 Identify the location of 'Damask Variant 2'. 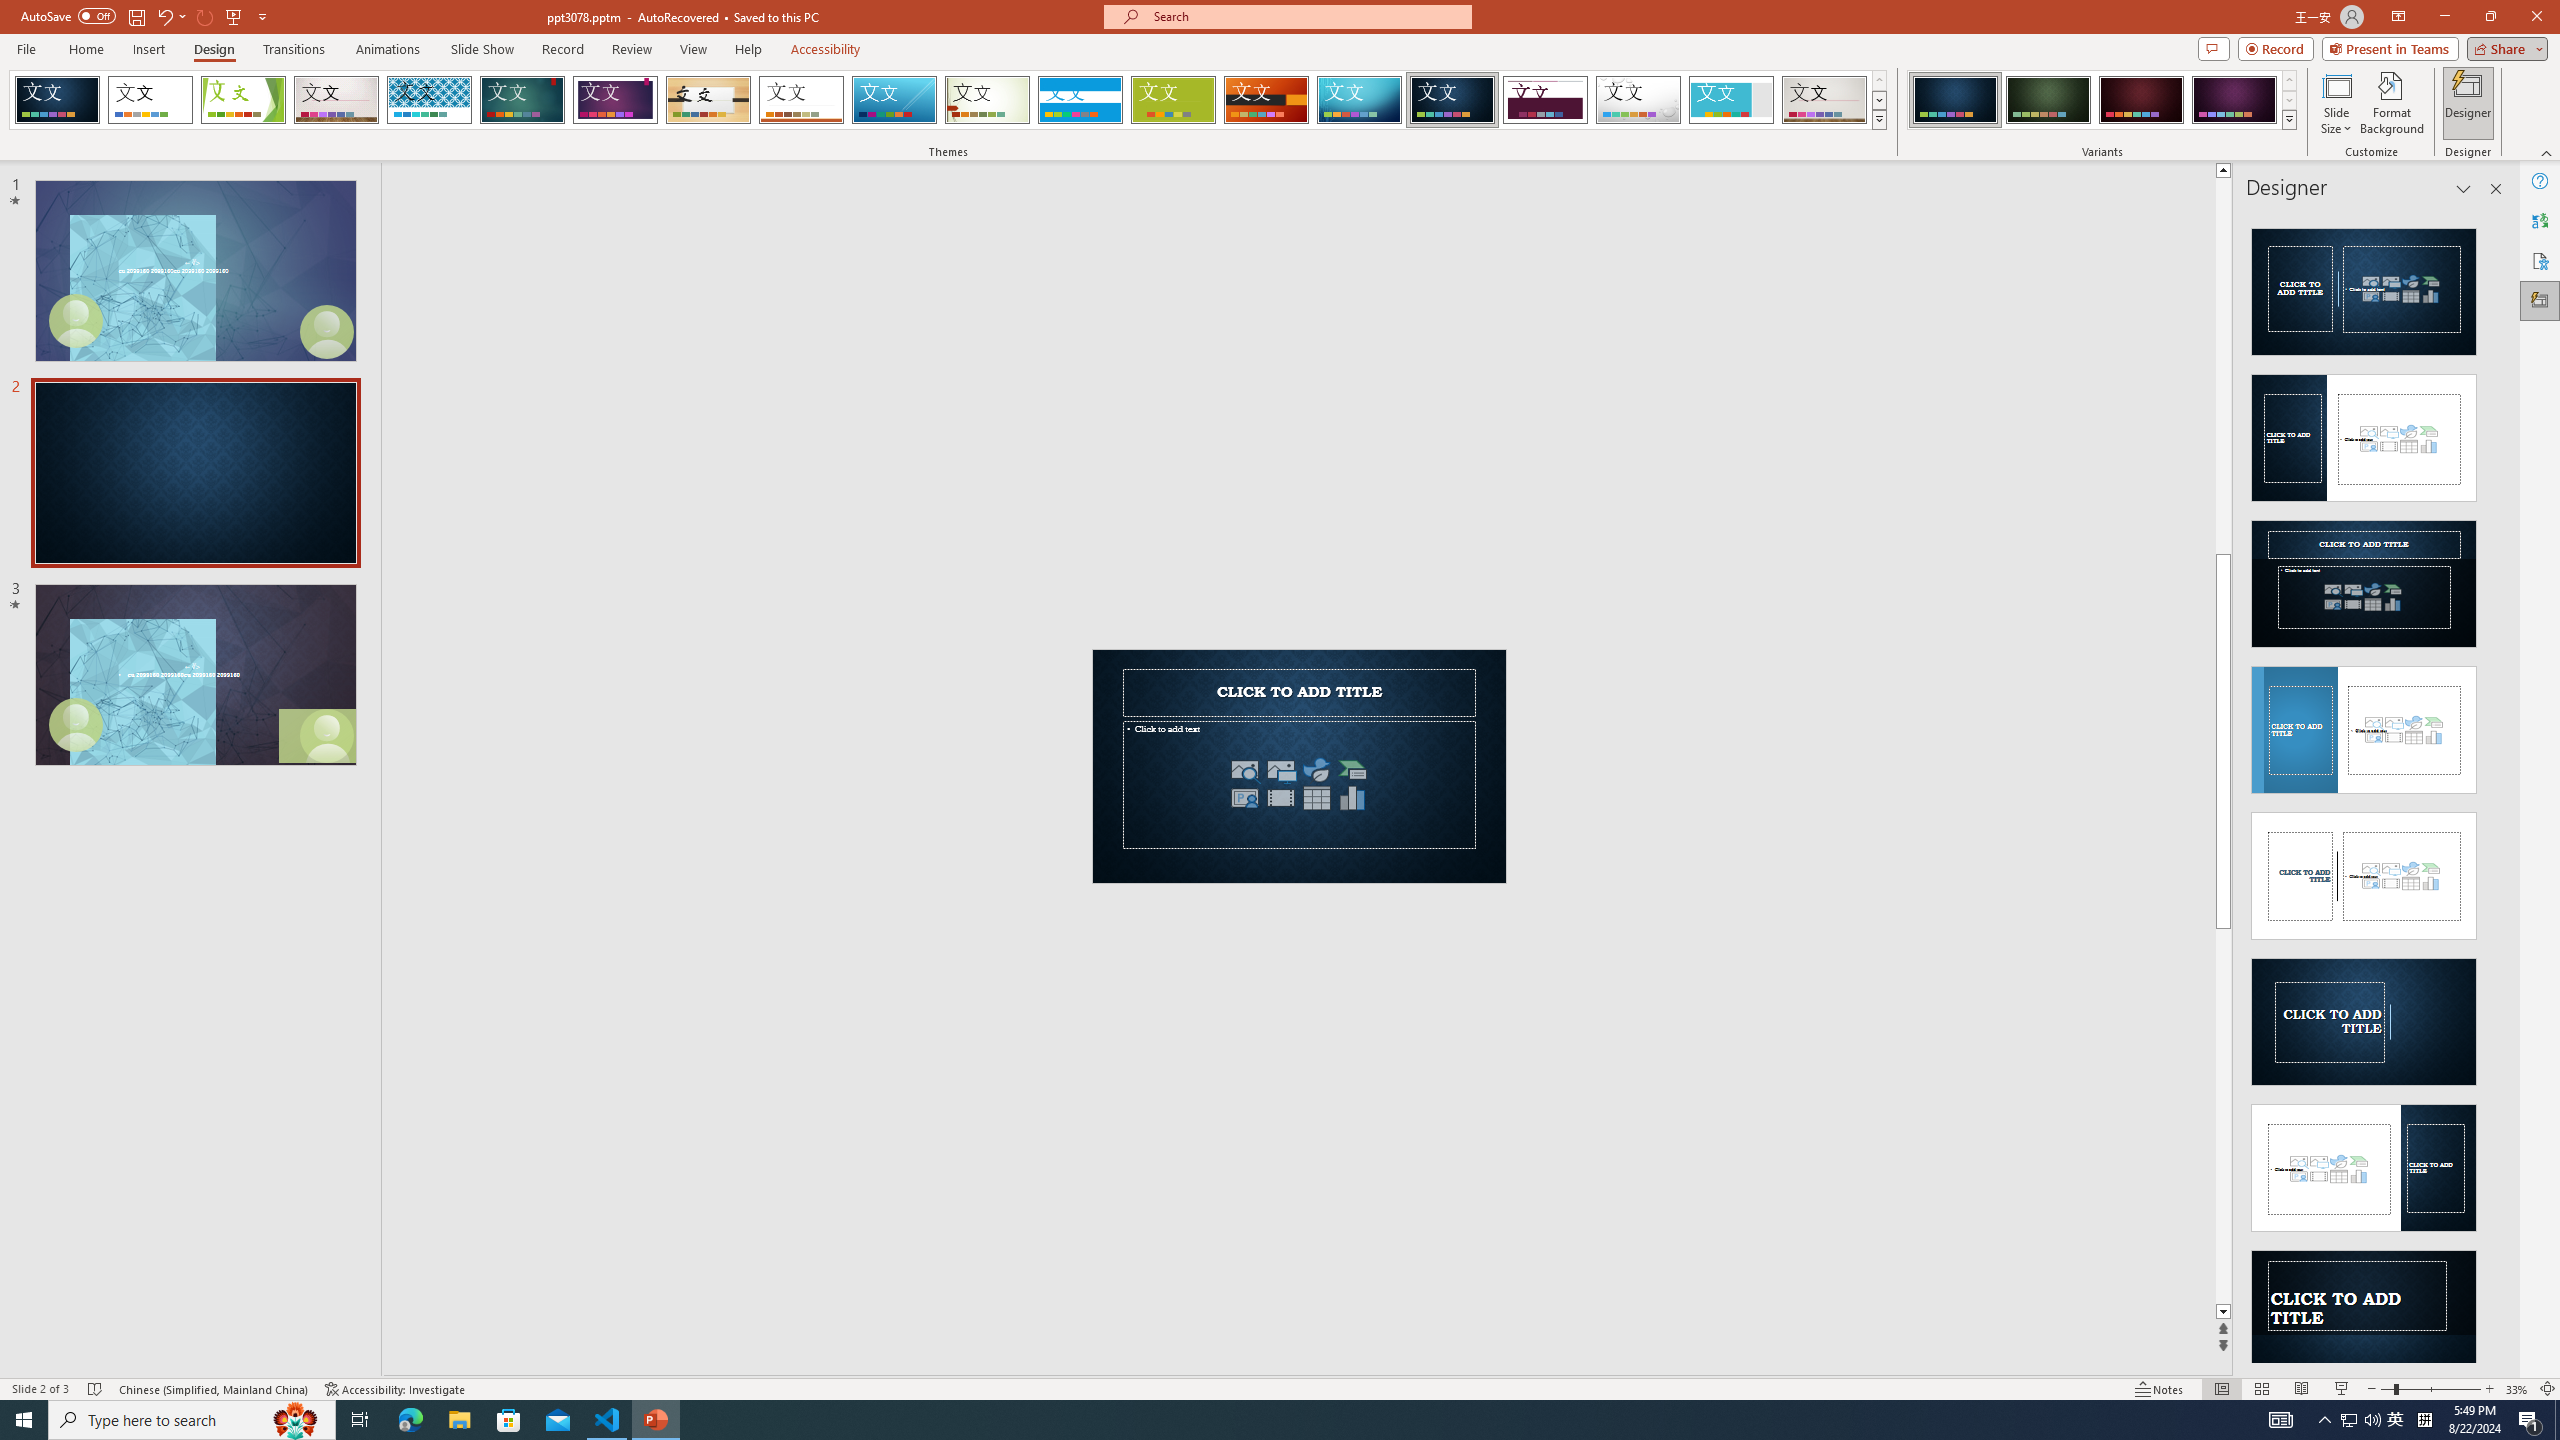
(2047, 99).